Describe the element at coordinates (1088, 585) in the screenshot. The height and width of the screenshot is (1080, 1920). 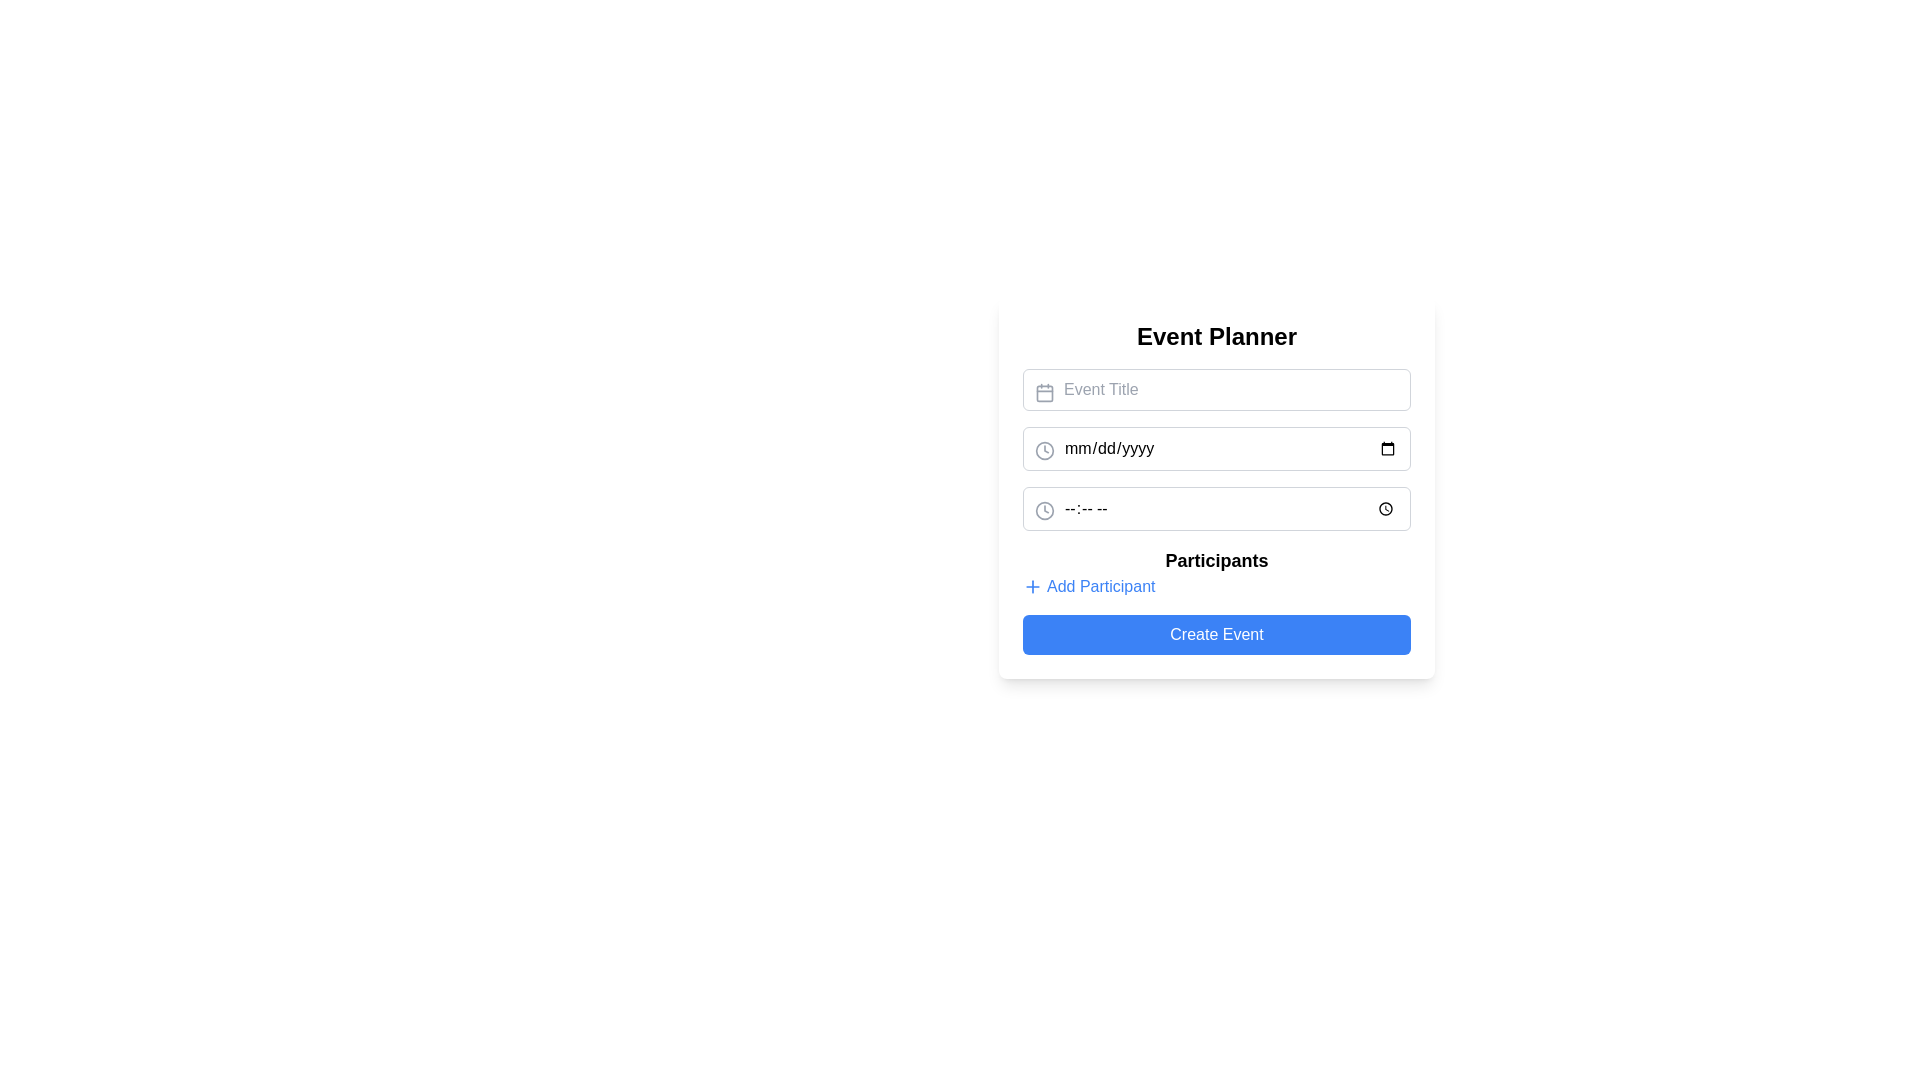
I see `the 'Add Participant' button, which is a blue text button located under the 'Participants' section, just above the 'Create Event' button` at that location.